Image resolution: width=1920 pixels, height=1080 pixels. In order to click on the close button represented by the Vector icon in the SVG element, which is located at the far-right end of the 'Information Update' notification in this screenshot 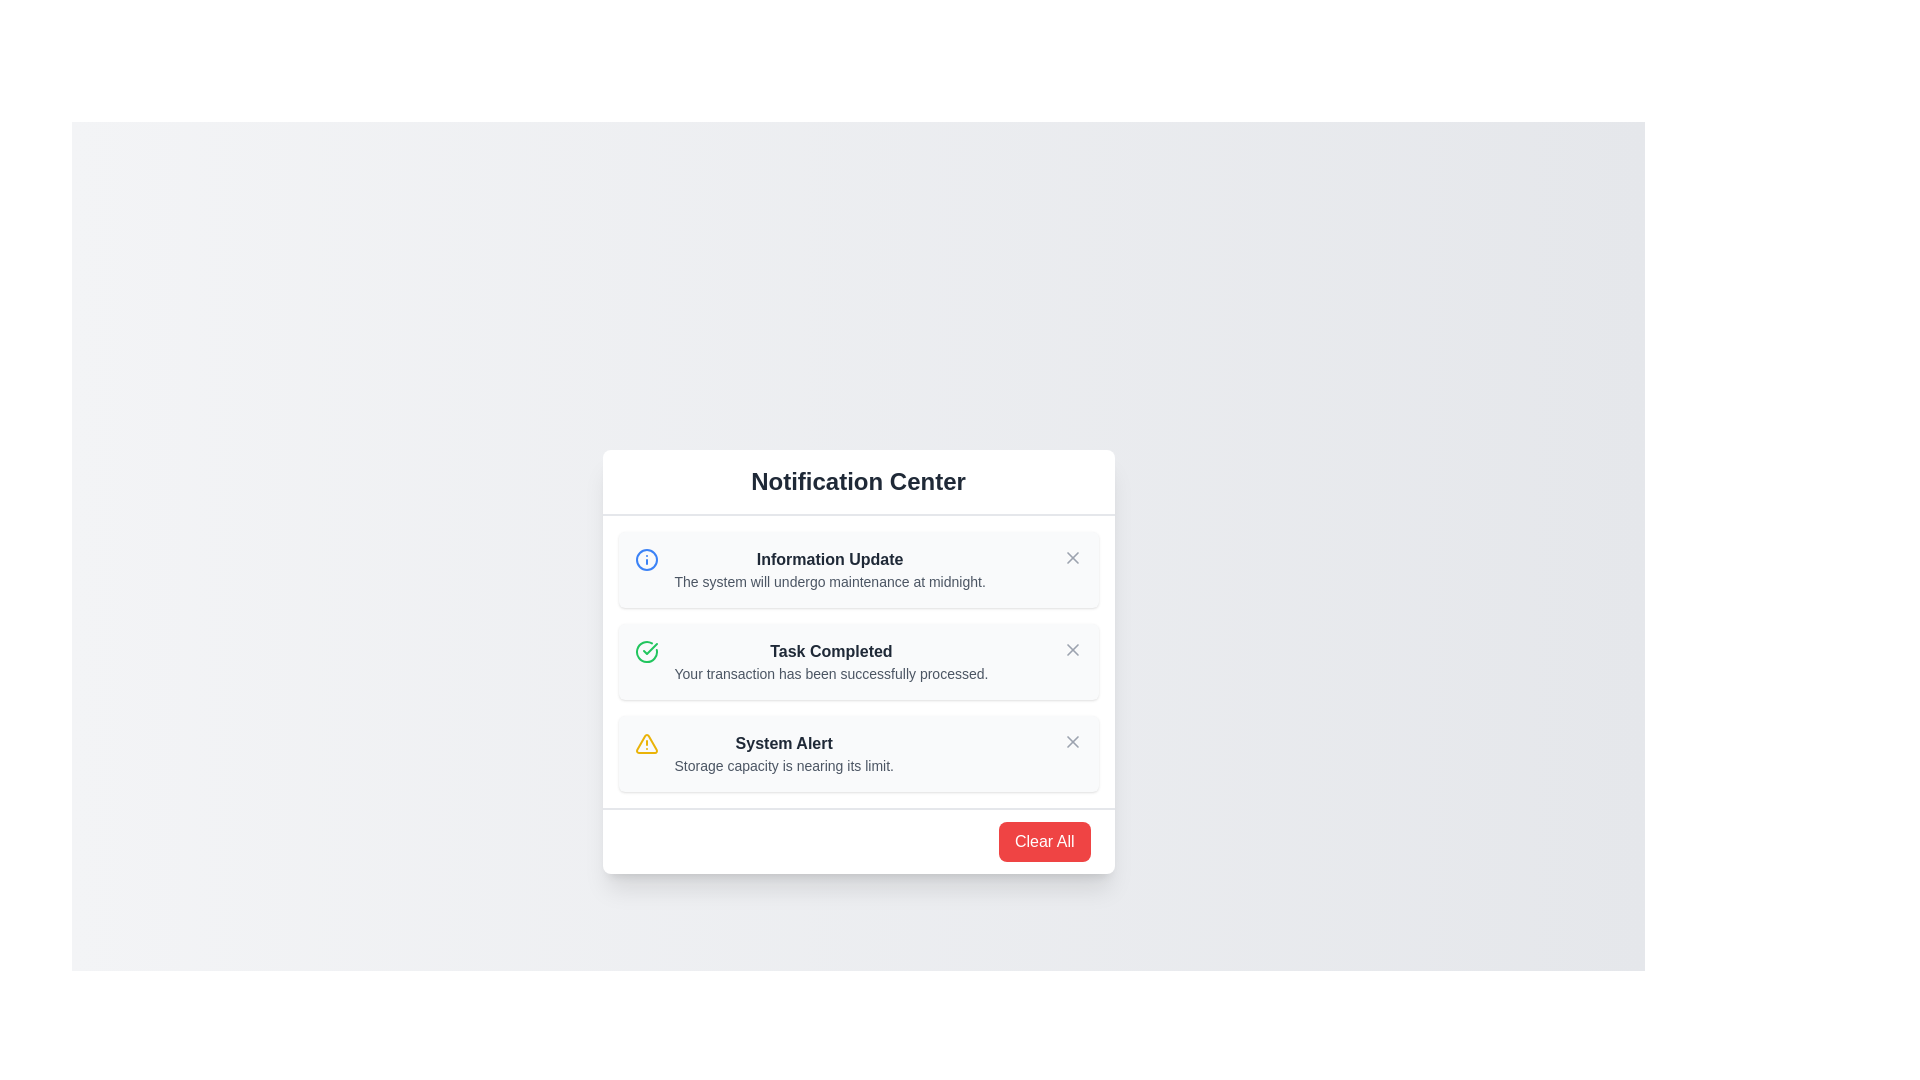, I will do `click(1071, 558)`.